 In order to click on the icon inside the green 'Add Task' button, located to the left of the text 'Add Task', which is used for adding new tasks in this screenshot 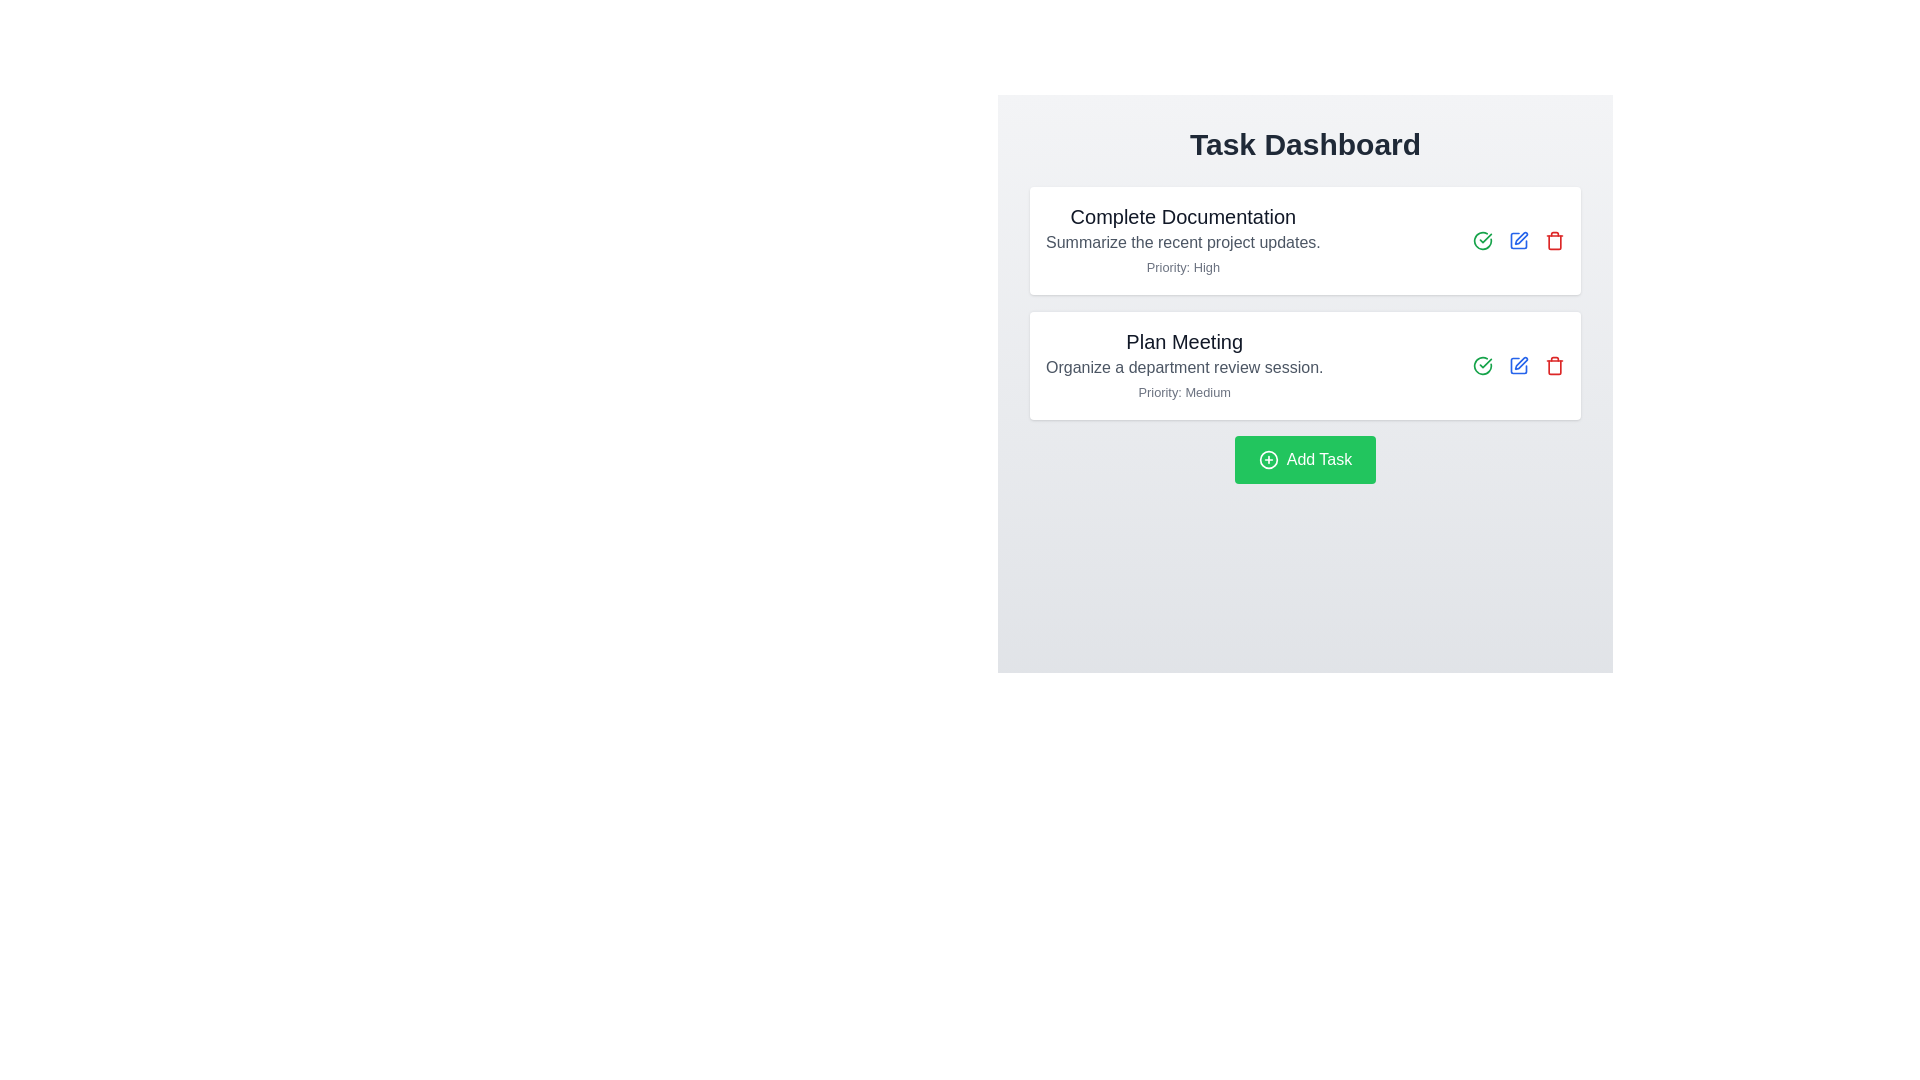, I will do `click(1267, 459)`.